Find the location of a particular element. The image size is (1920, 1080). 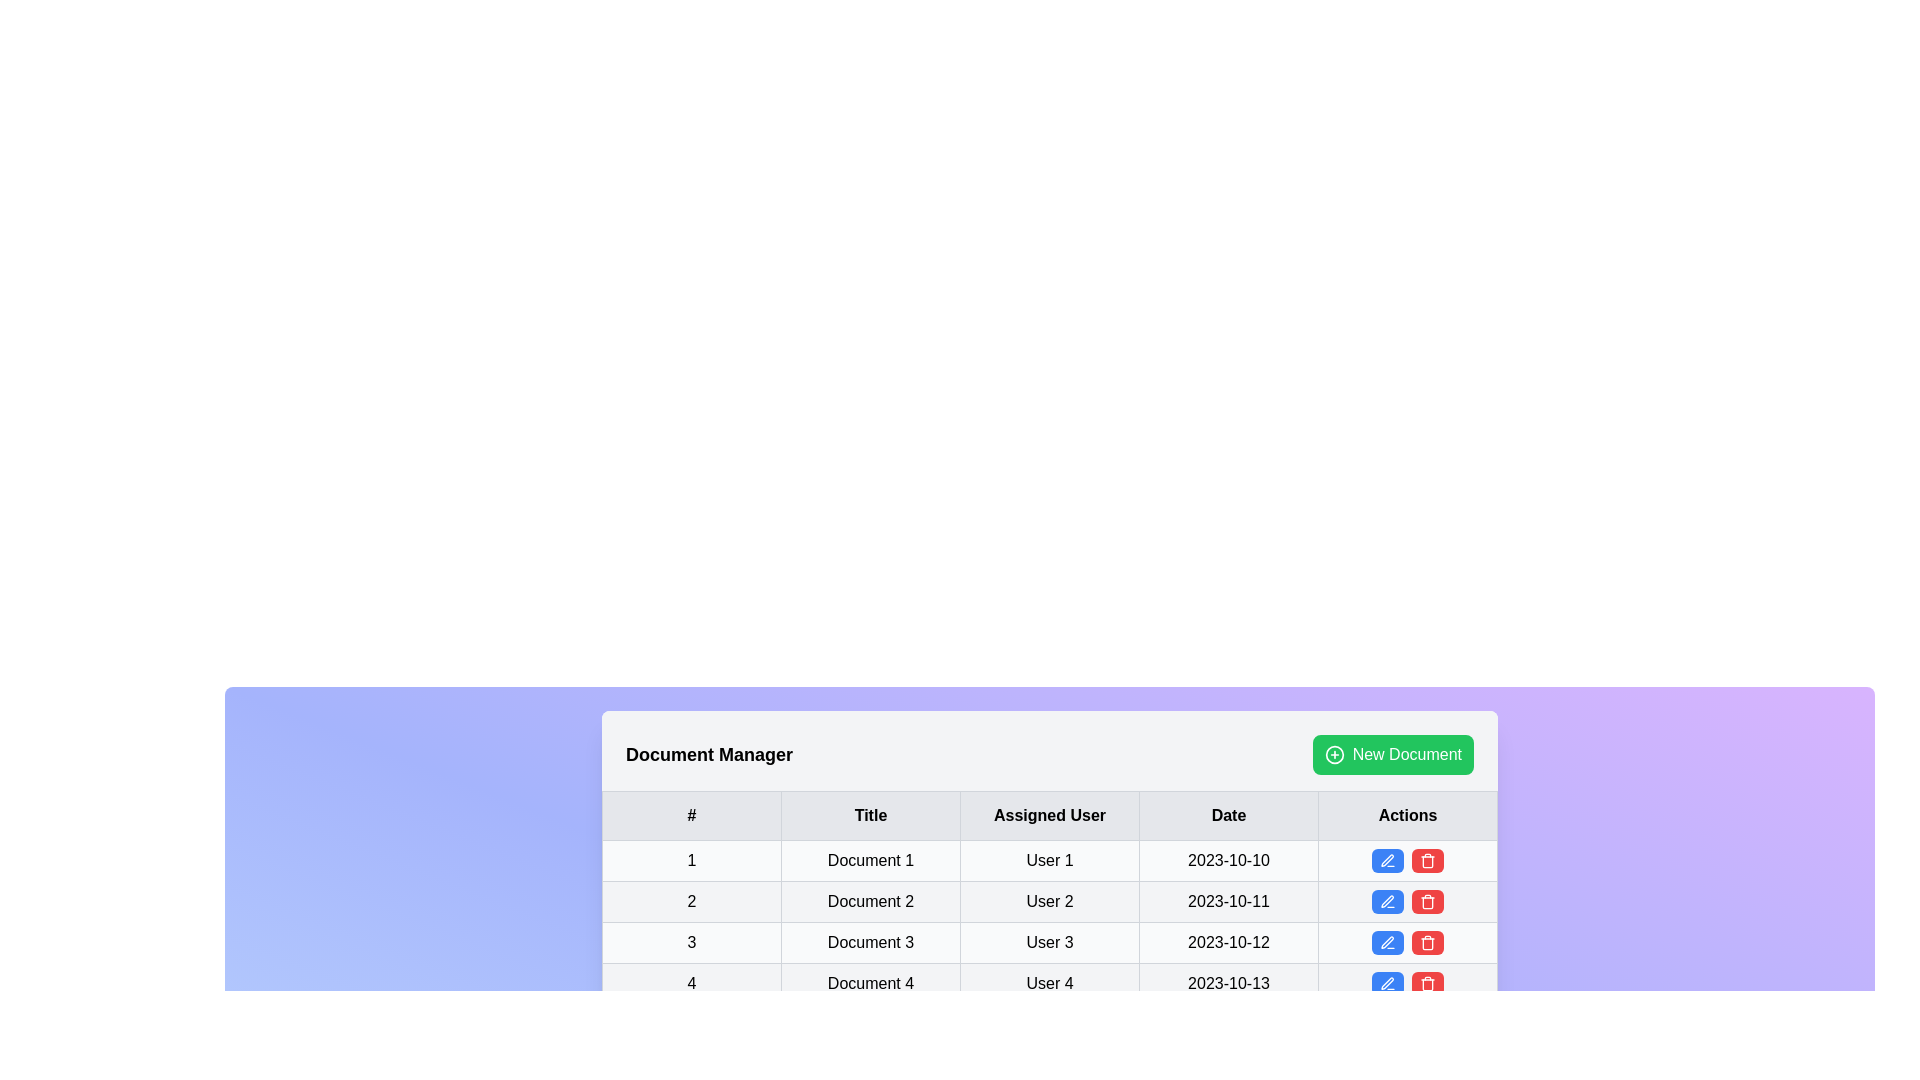

the table cell containing the text '4', which is the first cell in the last row under the column header '#' is located at coordinates (691, 982).